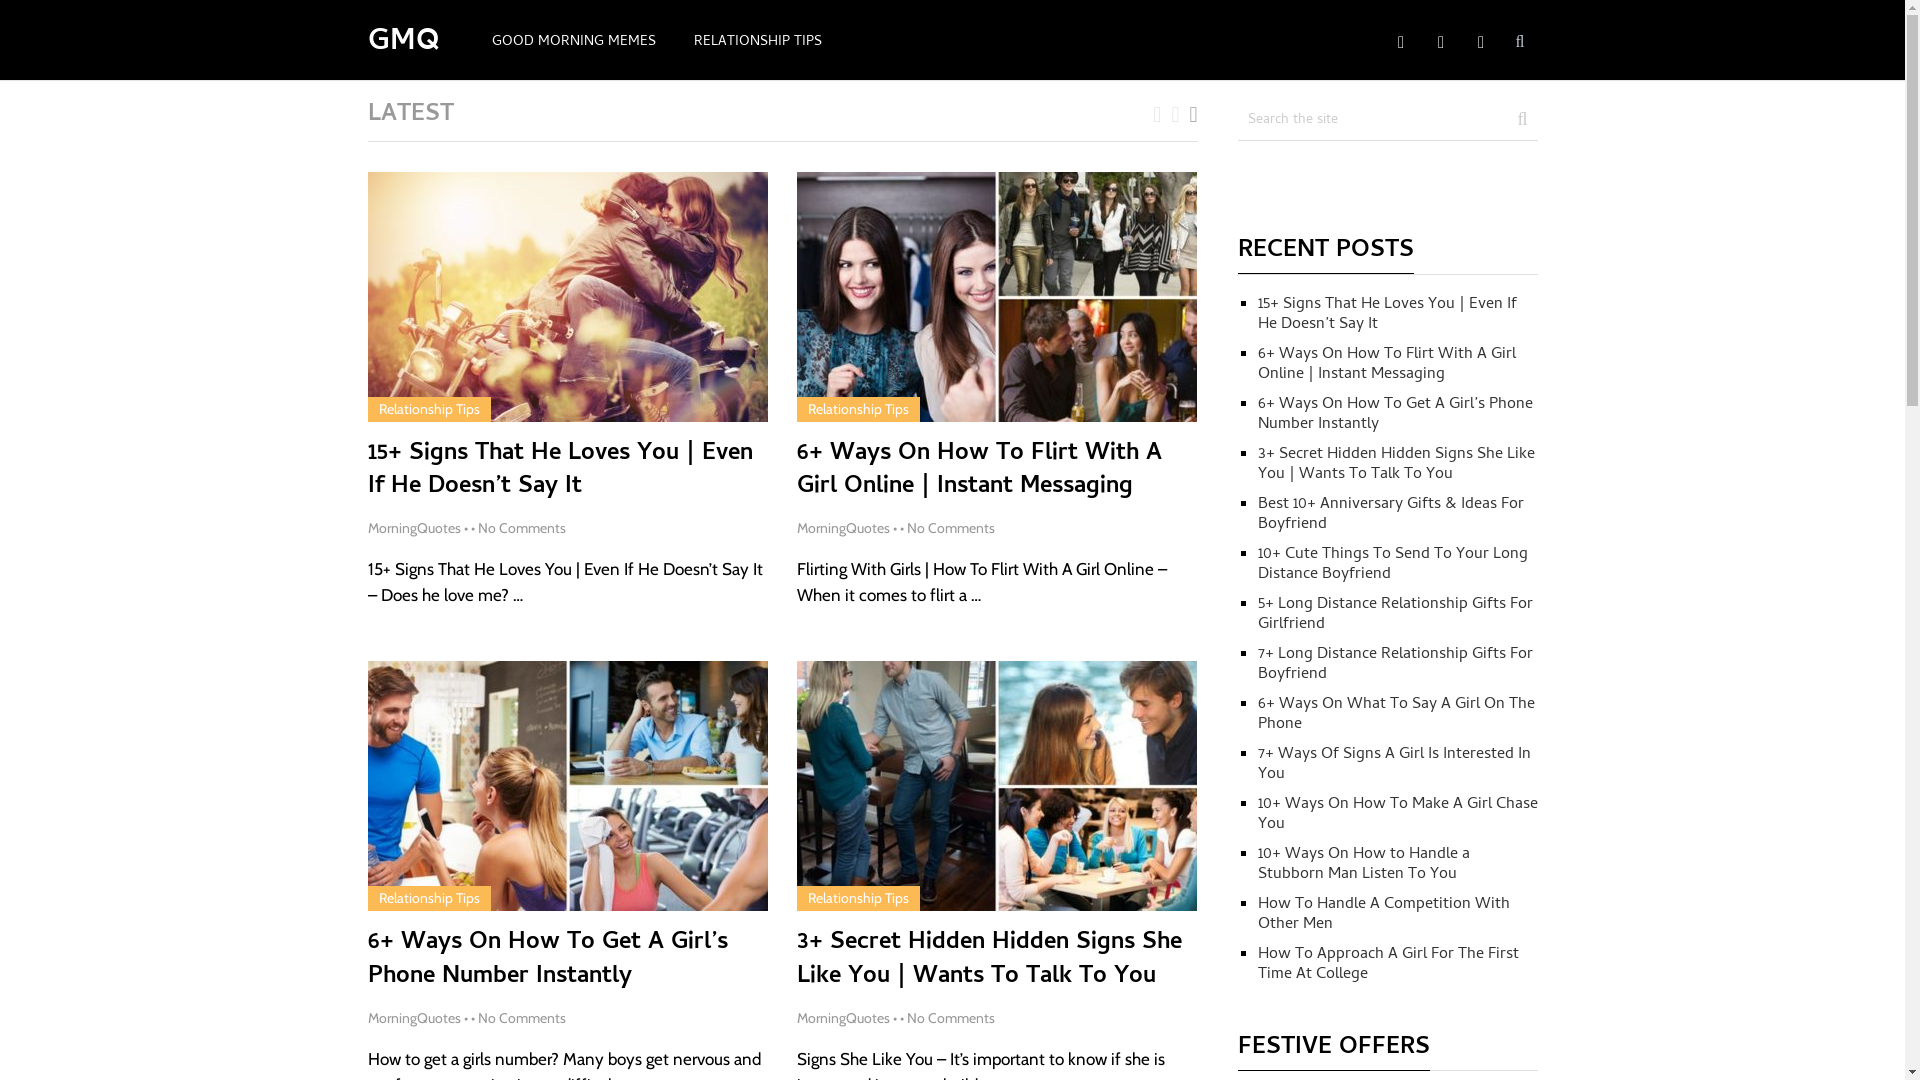  Describe the element at coordinates (427, 407) in the screenshot. I see `'Relationship Tips'` at that location.